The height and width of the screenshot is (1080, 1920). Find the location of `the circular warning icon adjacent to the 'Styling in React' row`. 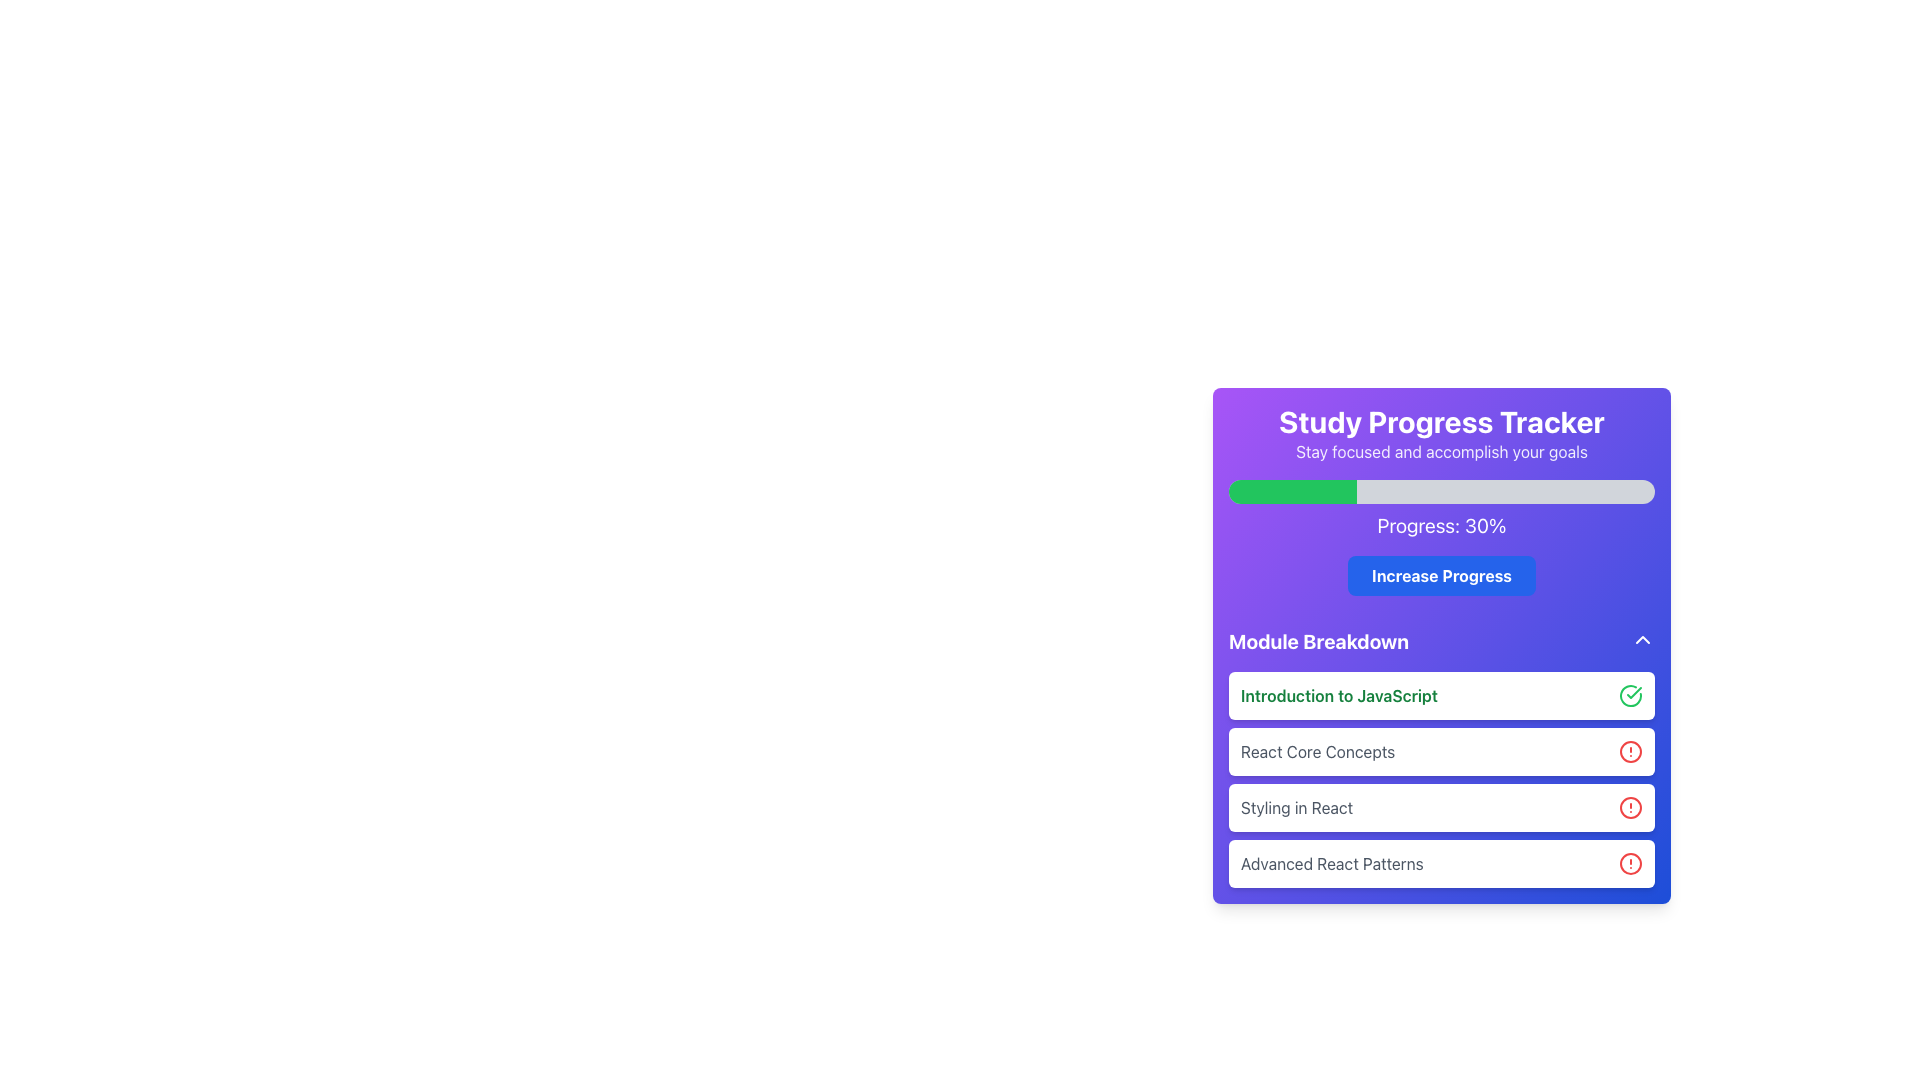

the circular warning icon adjacent to the 'Styling in React' row is located at coordinates (1631, 806).